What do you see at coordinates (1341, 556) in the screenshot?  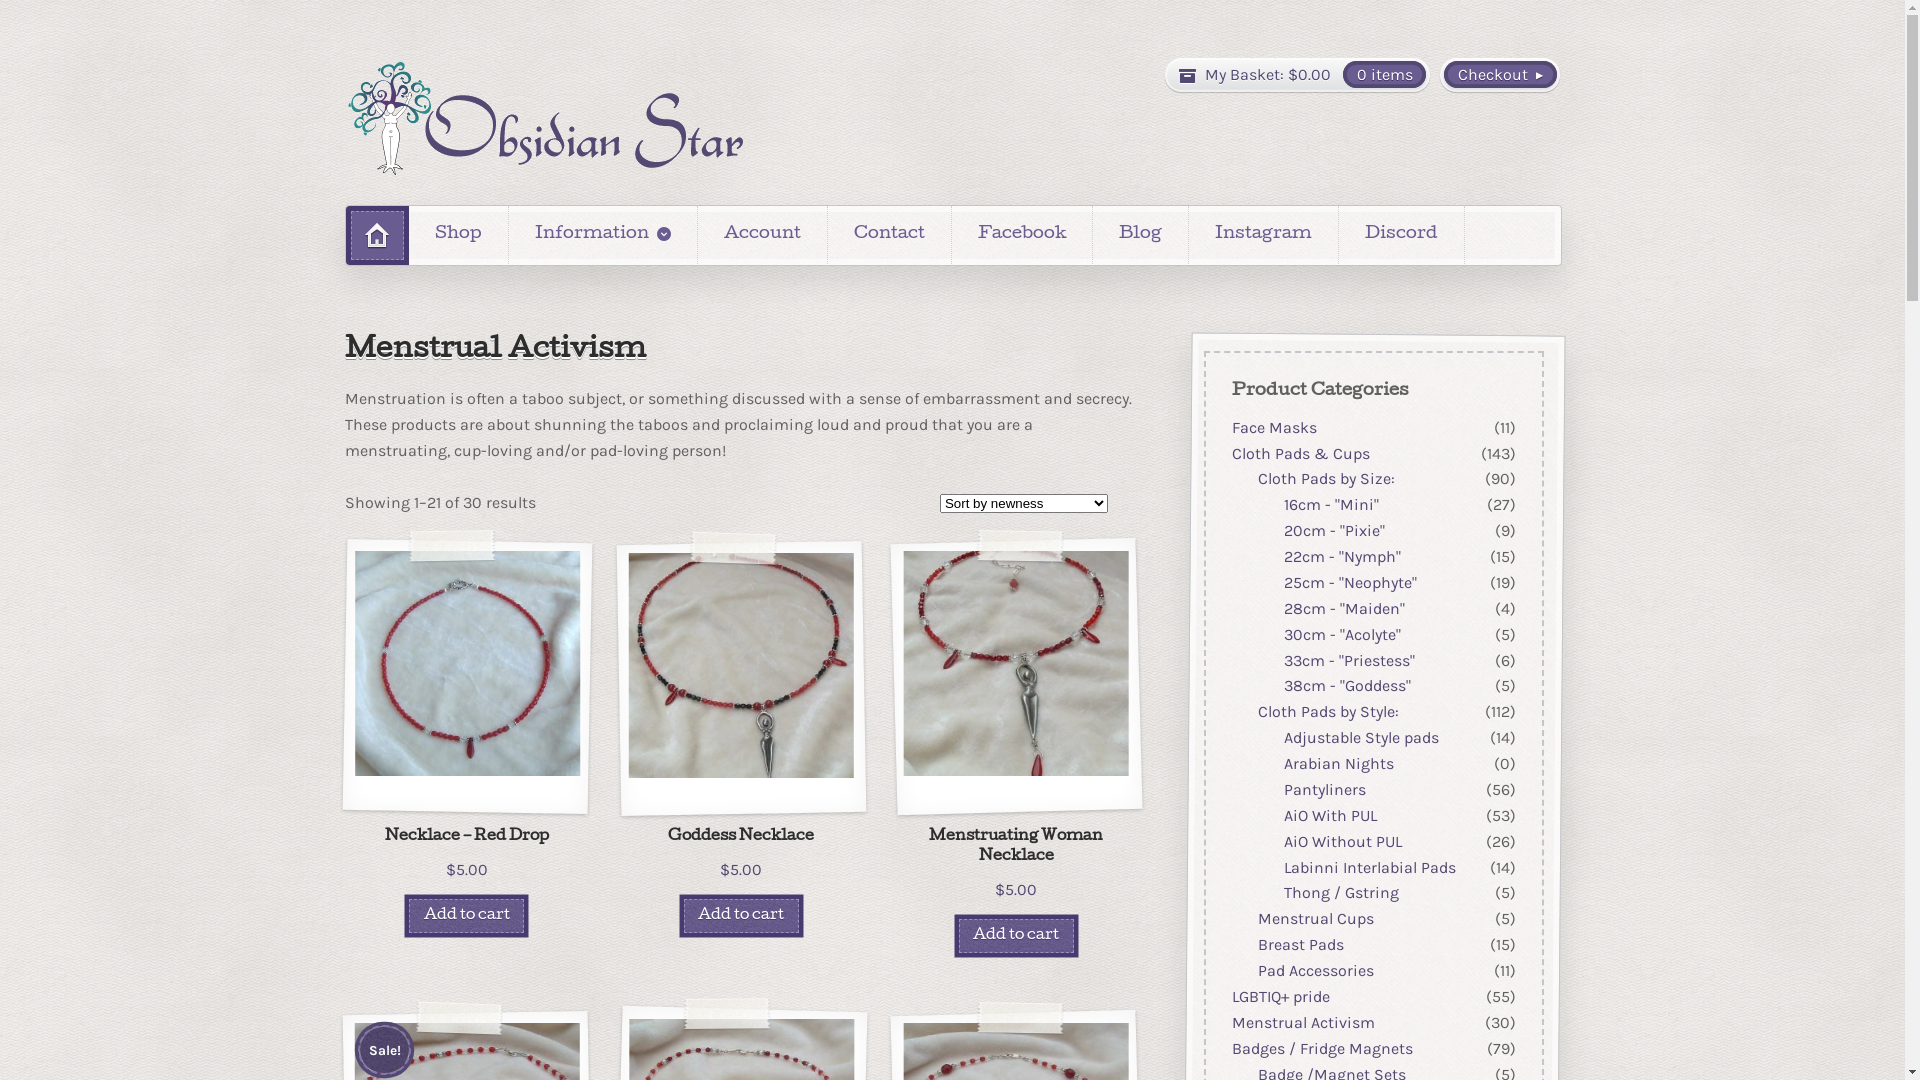 I see `'22cm - "Nymph"'` at bounding box center [1341, 556].